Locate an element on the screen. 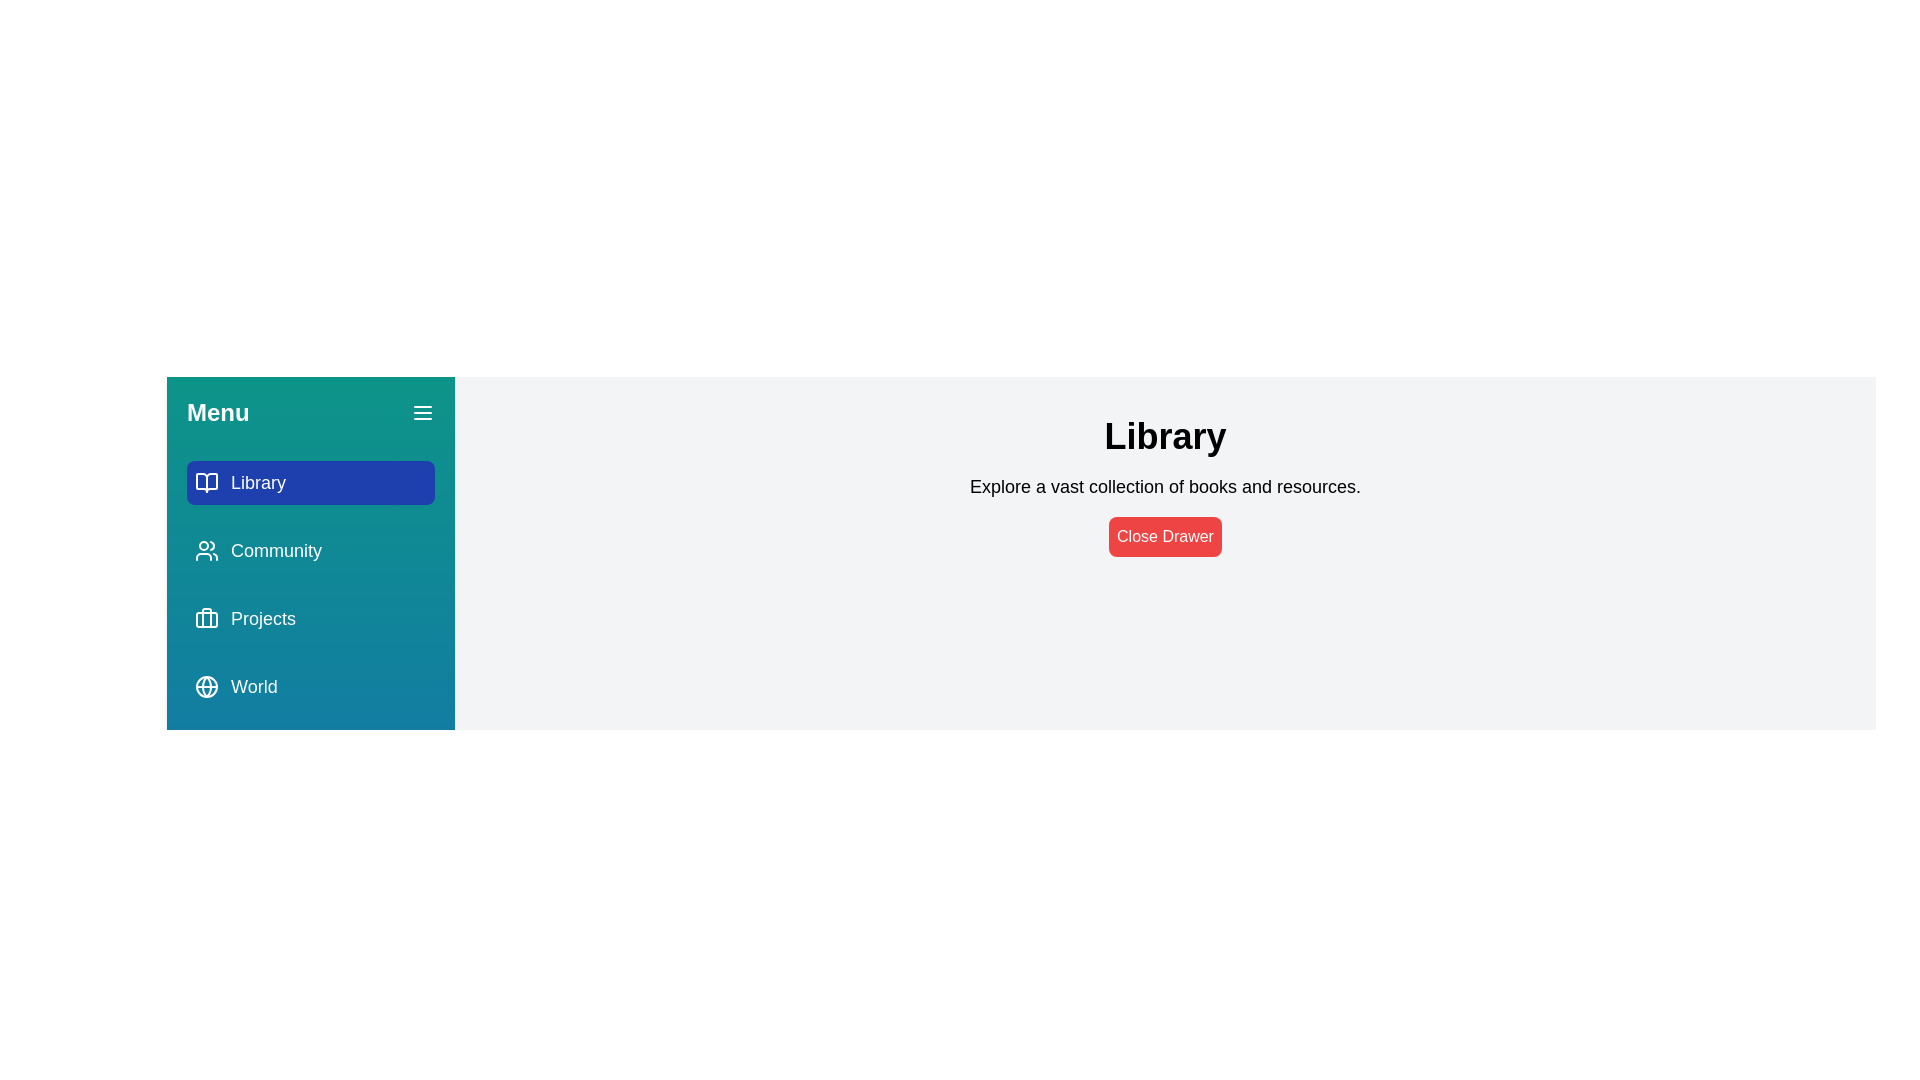 This screenshot has width=1920, height=1080. the menu item Library to observe its hover effect is located at coordinates (310, 482).